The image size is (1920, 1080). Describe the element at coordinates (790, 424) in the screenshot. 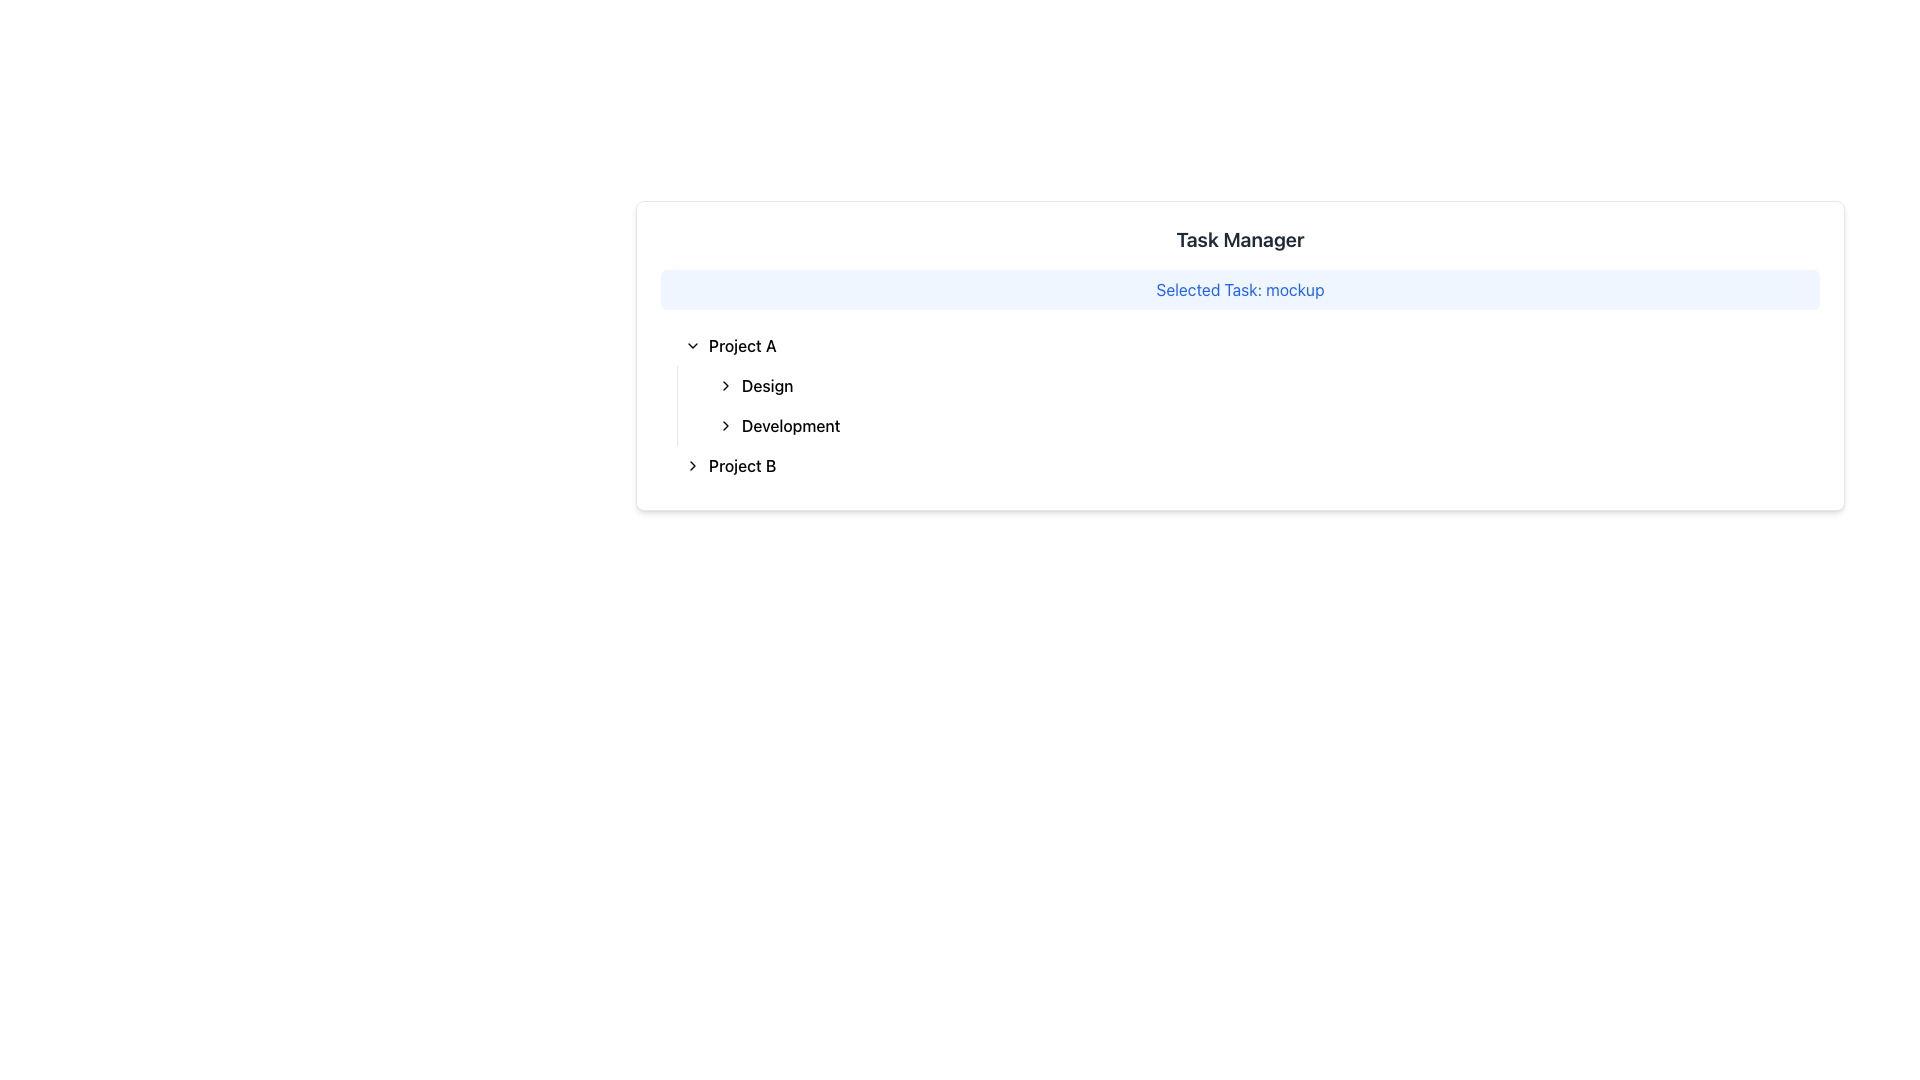

I see `the 'Development' label located under the 'Project A' section in the task manager, which is positioned between 'Design' and 'Project B'` at that location.